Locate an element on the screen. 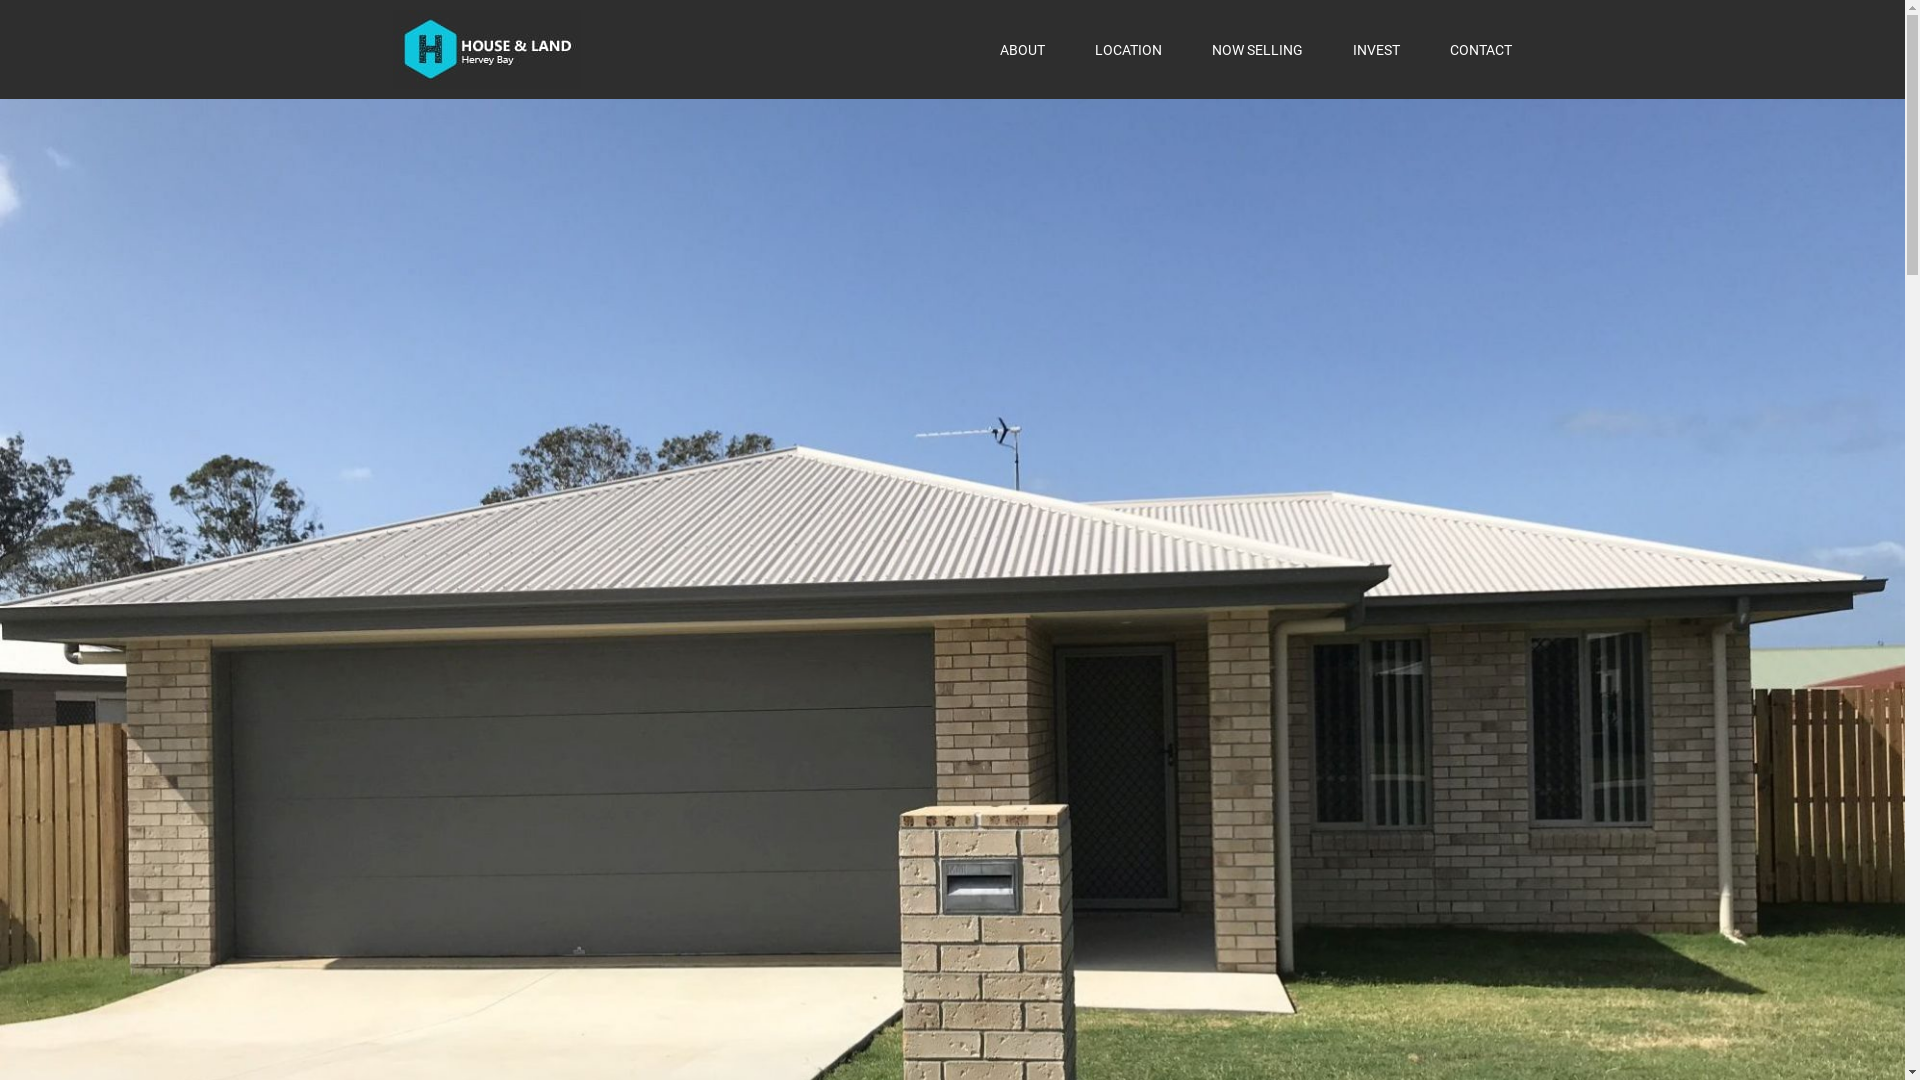  'INVEST' is located at coordinates (1375, 48).